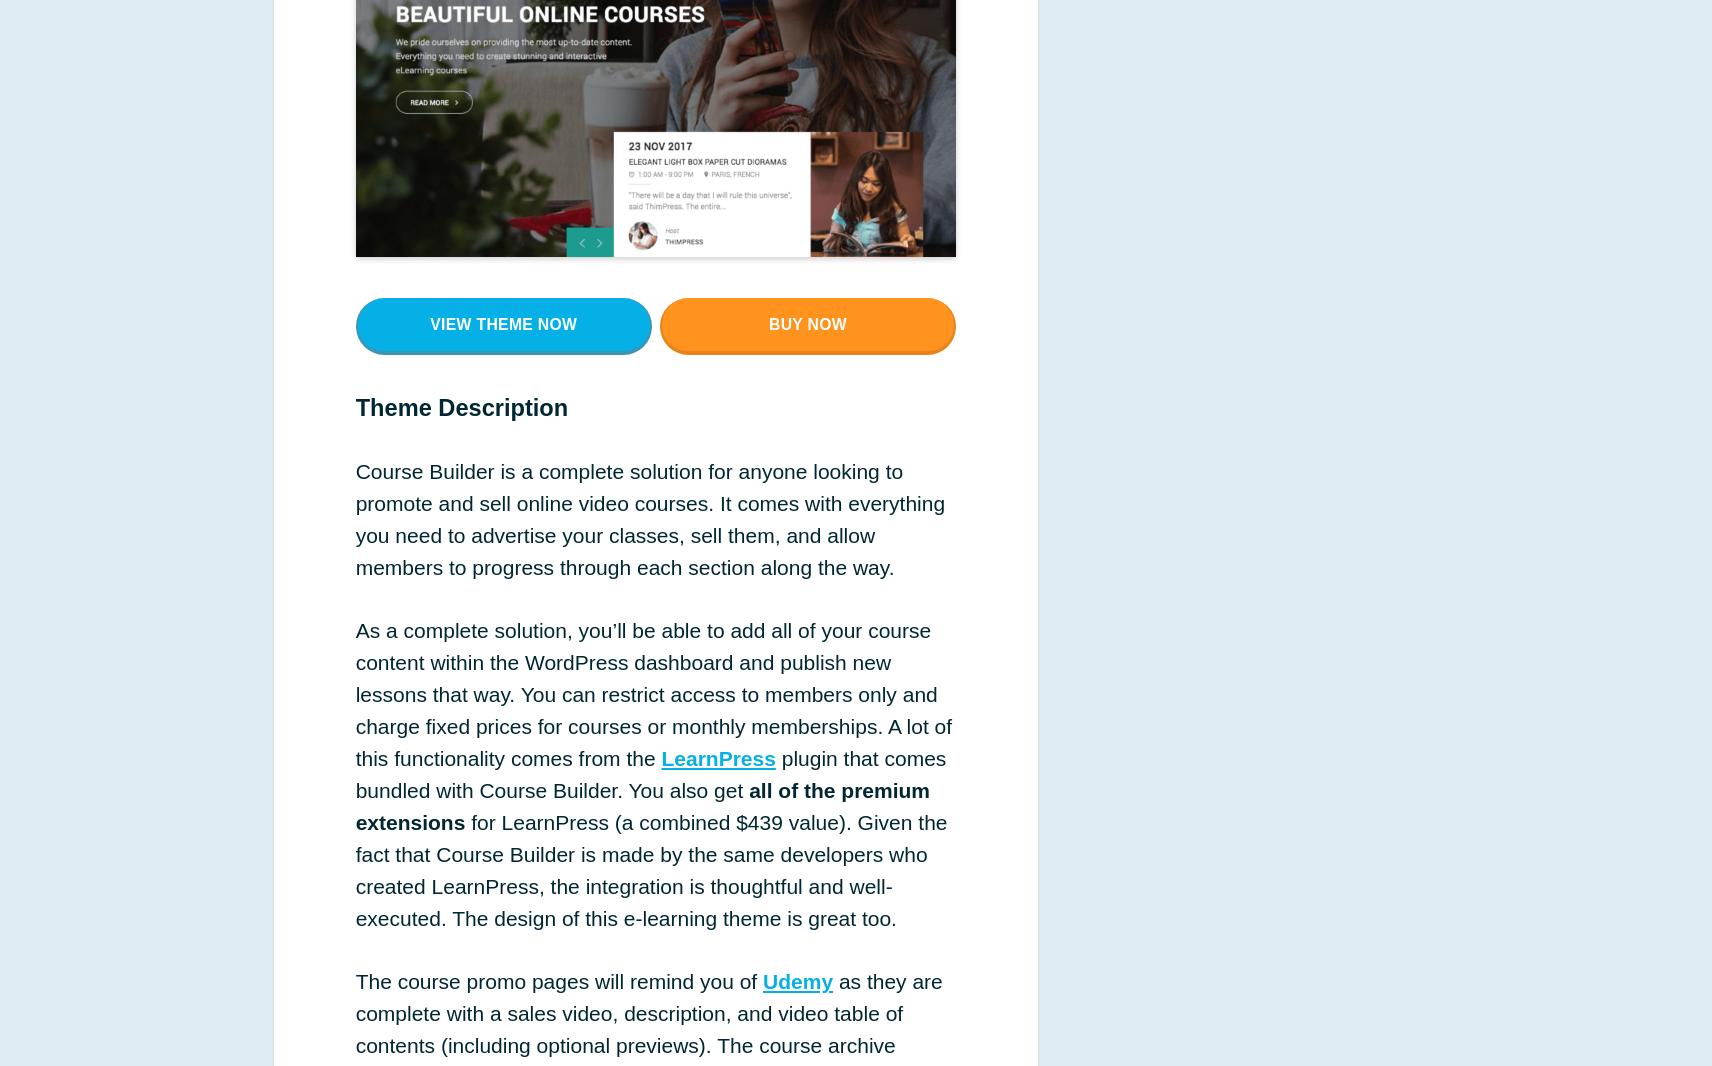 This screenshot has width=1712, height=1066. What do you see at coordinates (797, 981) in the screenshot?
I see `'Udemy'` at bounding box center [797, 981].